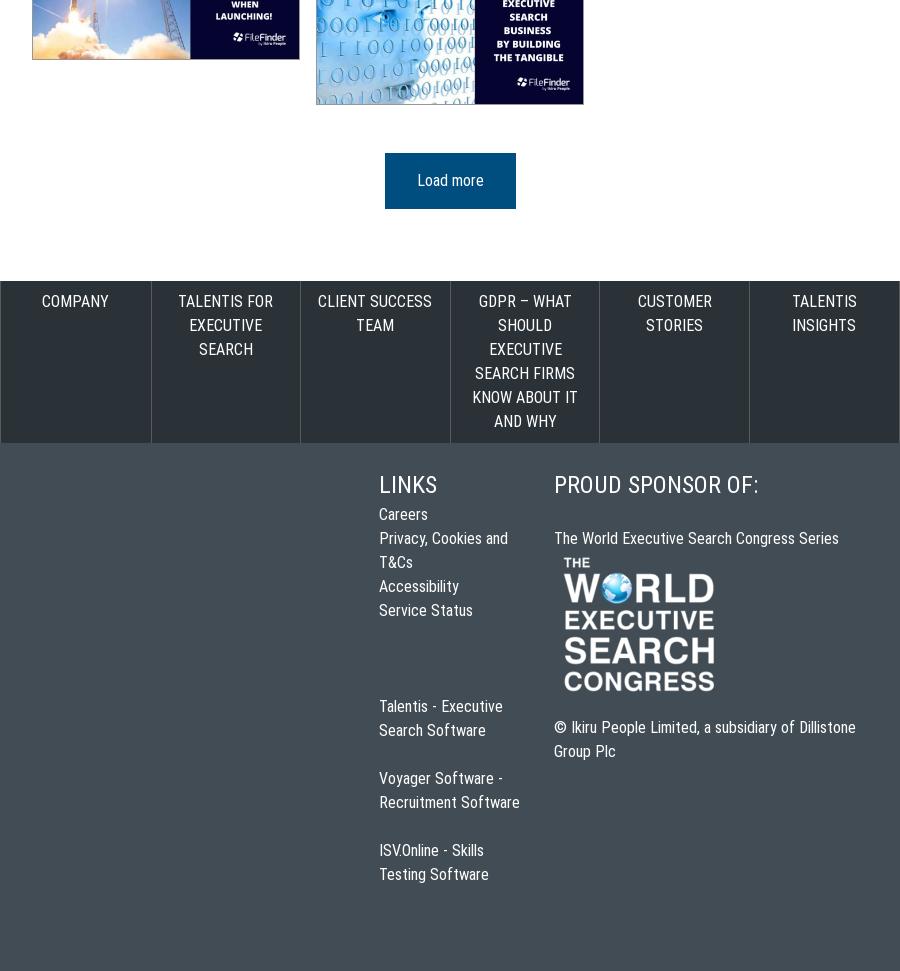 The width and height of the screenshot is (900, 971). Describe the element at coordinates (449, 179) in the screenshot. I see `'Load more'` at that location.